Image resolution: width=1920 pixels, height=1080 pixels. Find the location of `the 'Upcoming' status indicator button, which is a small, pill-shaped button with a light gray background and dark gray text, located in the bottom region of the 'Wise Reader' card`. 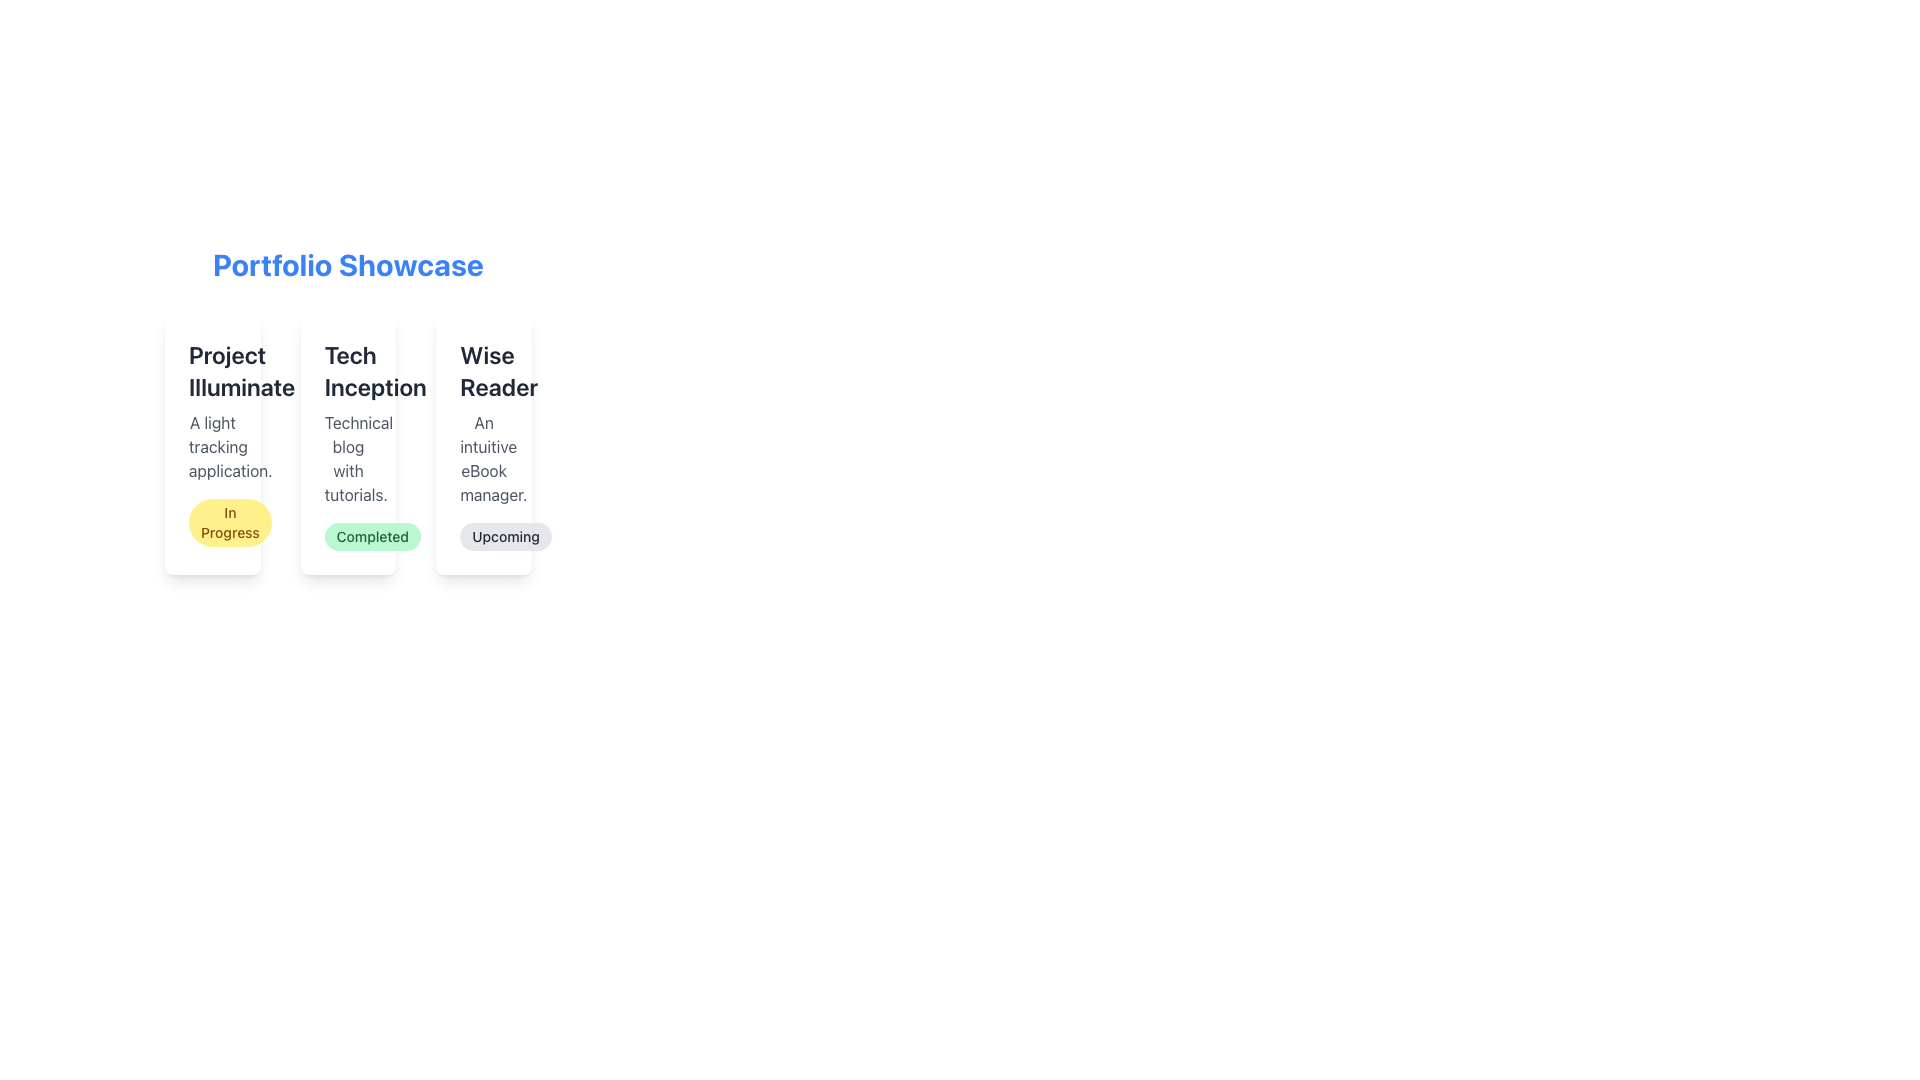

the 'Upcoming' status indicator button, which is a small, pill-shaped button with a light gray background and dark gray text, located in the bottom region of the 'Wise Reader' card is located at coordinates (506, 535).